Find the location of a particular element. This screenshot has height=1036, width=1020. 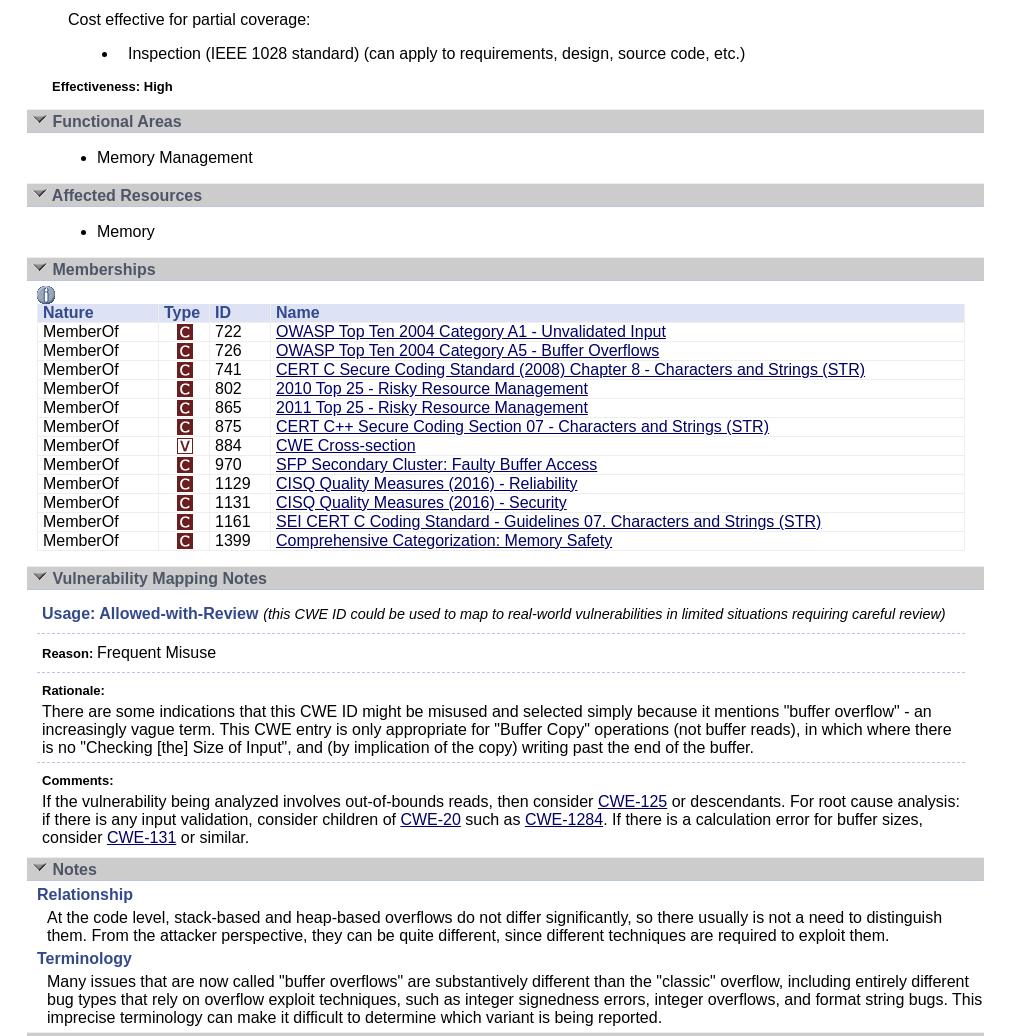

'Many issues that are now called "buffer overflows" are substantively different than the "classic" overflow, including entirely different bug types that rely on overflow exploit techniques, such as integer signedness errors, integer overflows, and format string bugs. This imprecise terminology can make it difficult to determine which variant is being reported.' is located at coordinates (513, 999).